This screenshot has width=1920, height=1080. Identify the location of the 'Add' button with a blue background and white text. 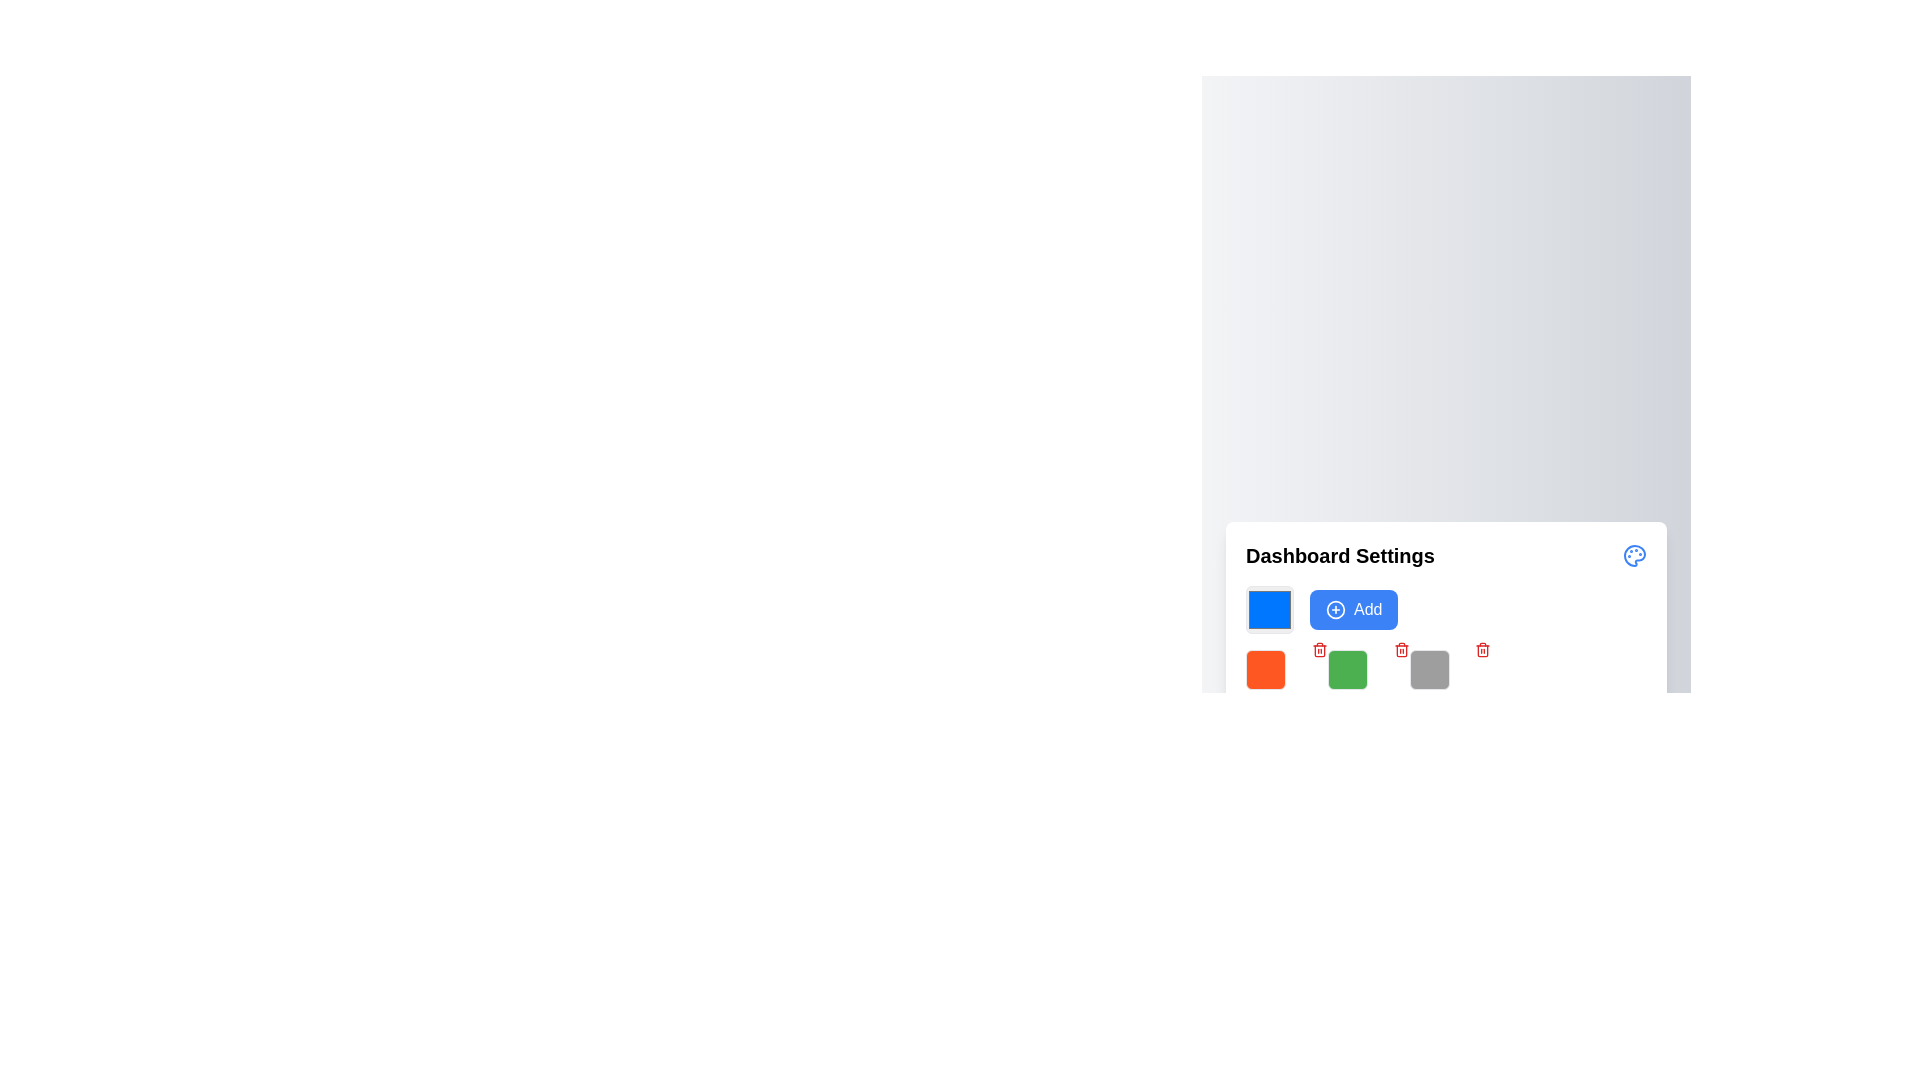
(1354, 608).